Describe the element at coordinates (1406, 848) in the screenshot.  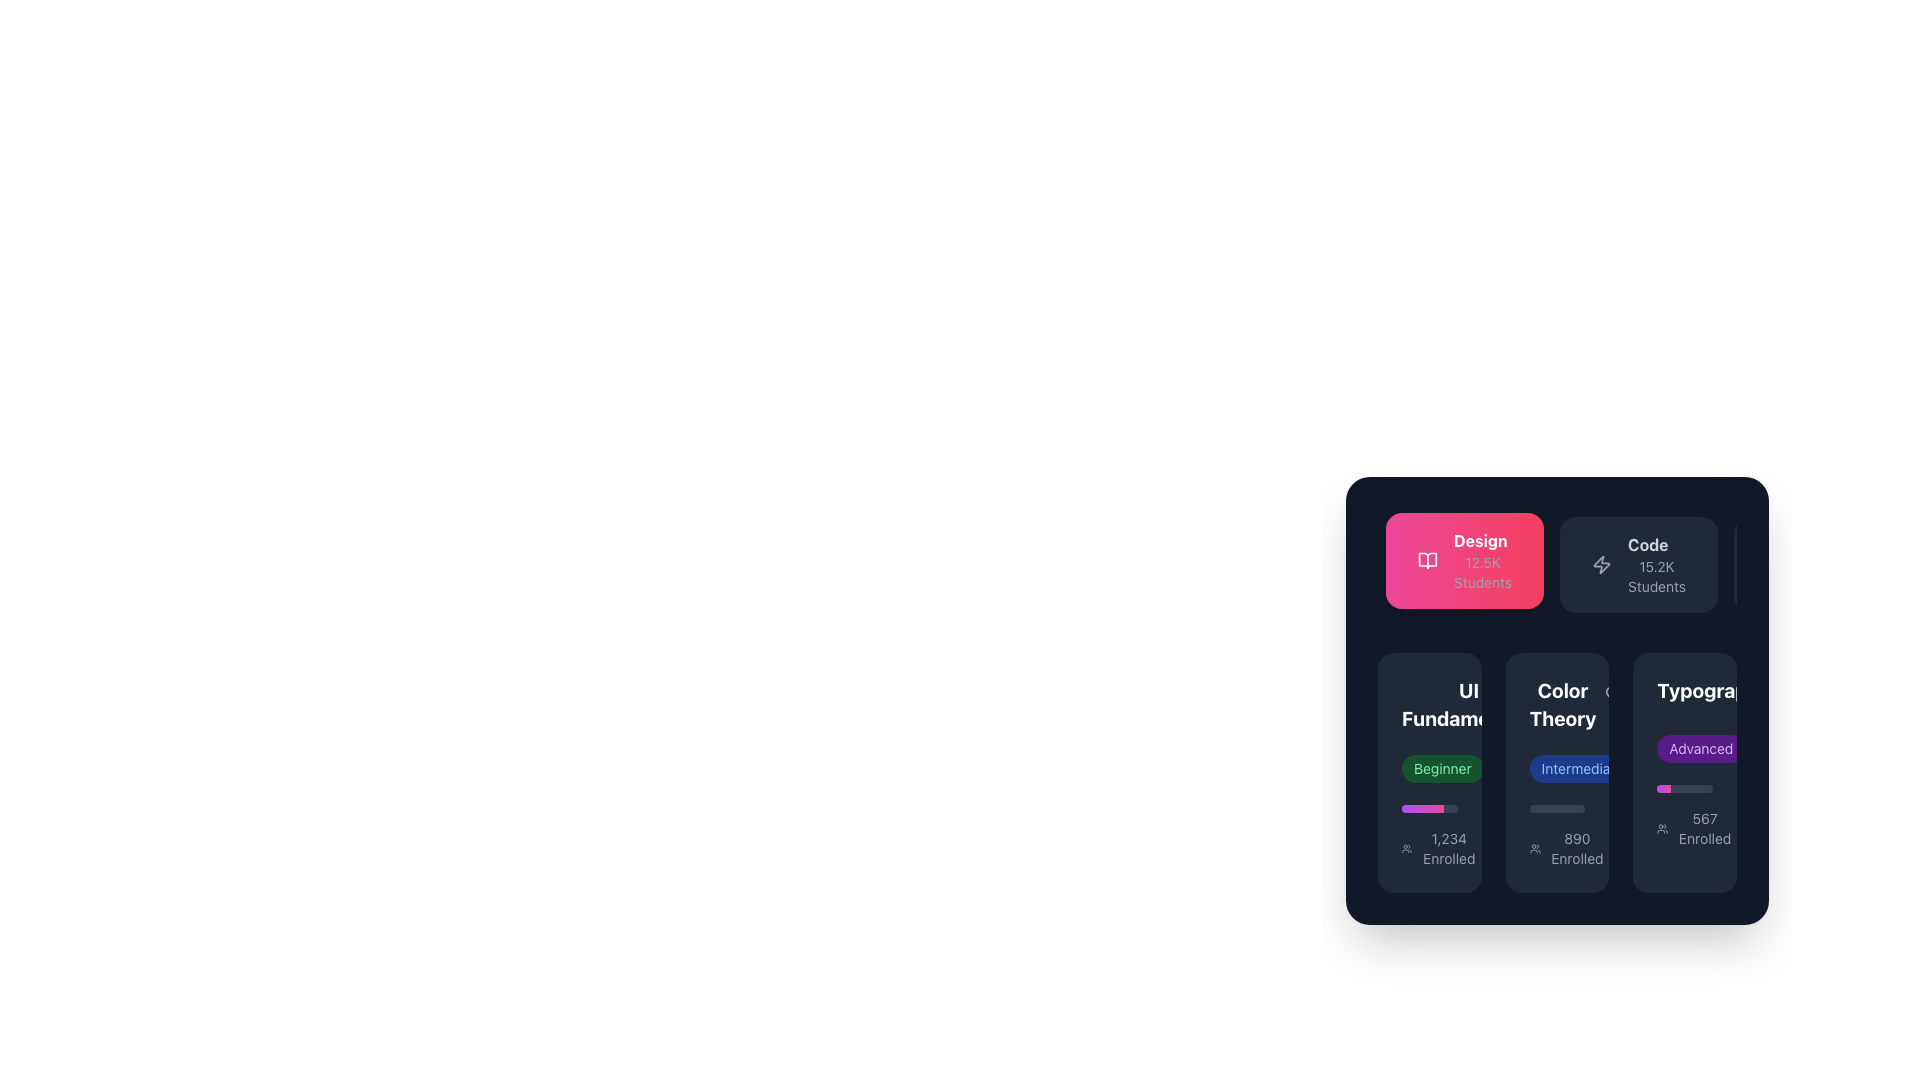
I see `the user group icon, which is a minimalist graphical representation with circular shapes and no fill, located to the left of the text '1,234 Enrolled.'` at that location.